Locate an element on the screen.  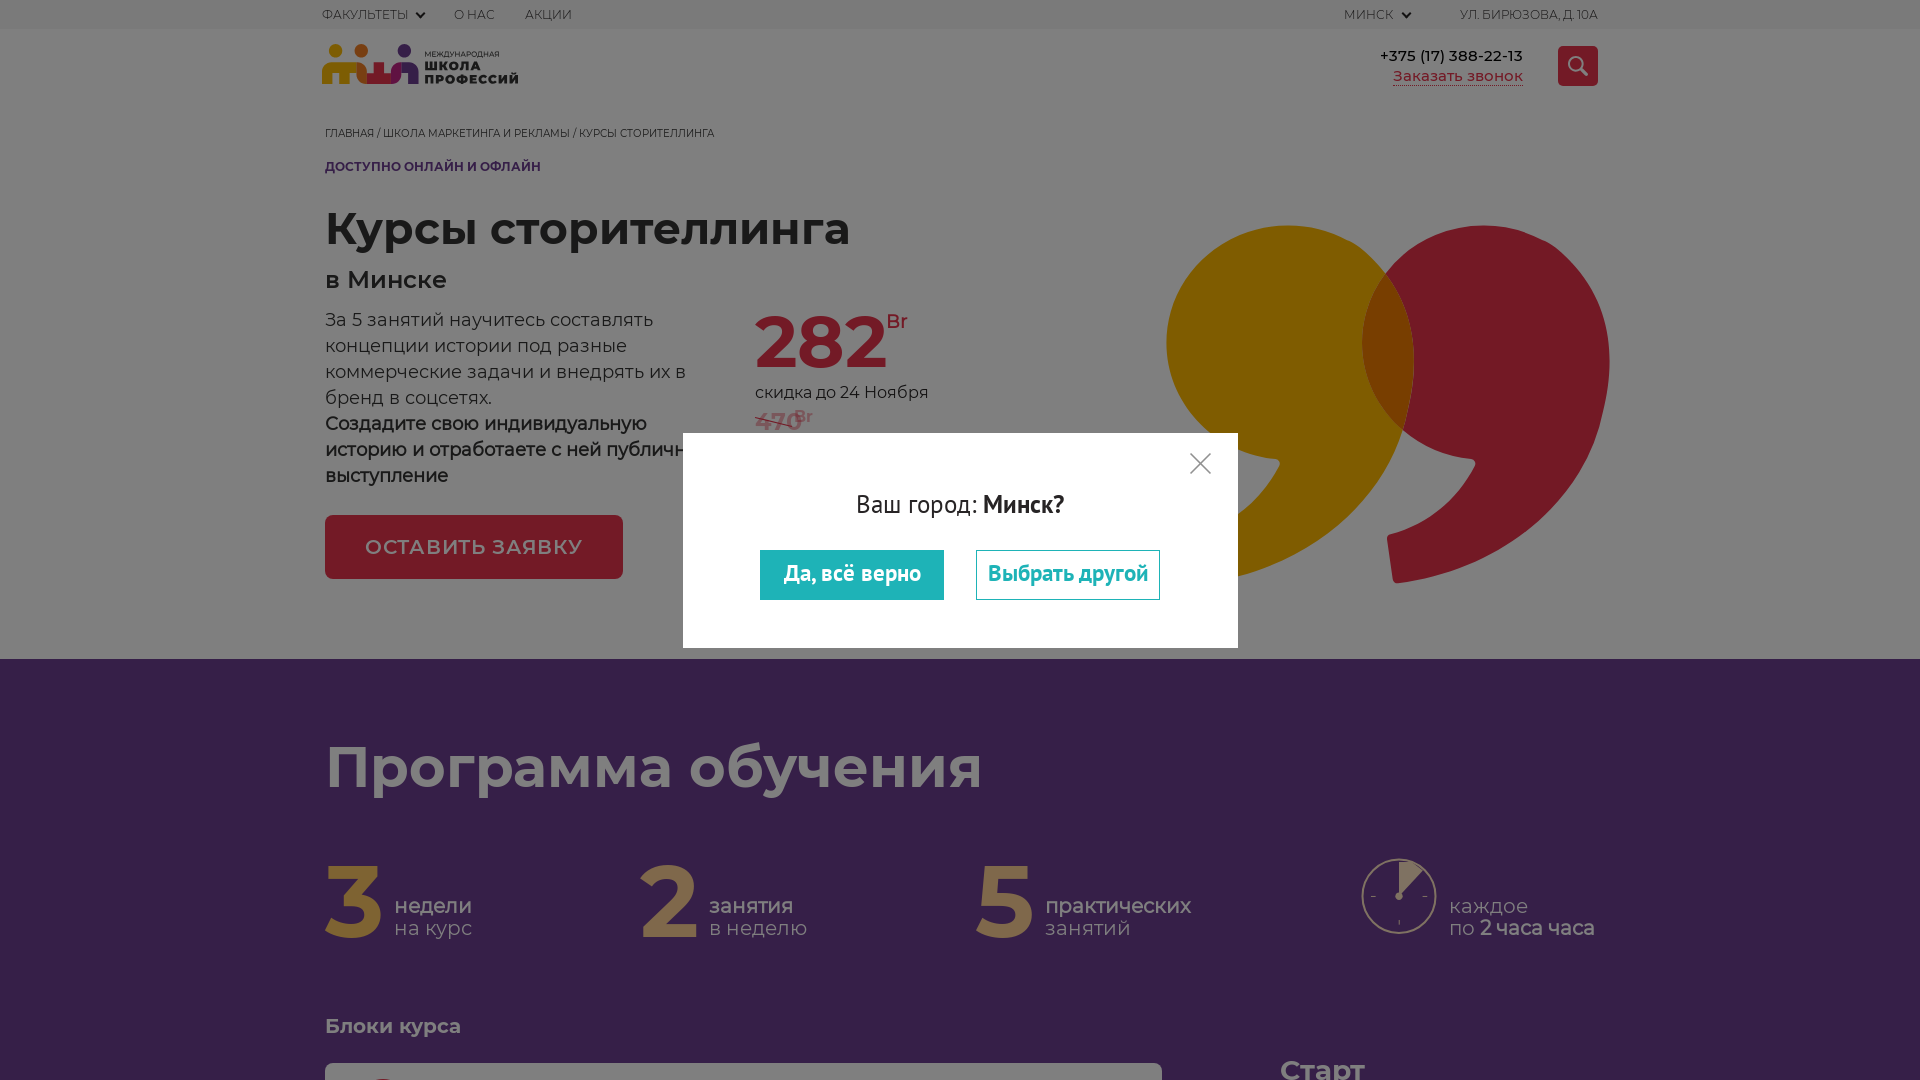
'+375 (17) 388-22-13' is located at coordinates (1451, 55).